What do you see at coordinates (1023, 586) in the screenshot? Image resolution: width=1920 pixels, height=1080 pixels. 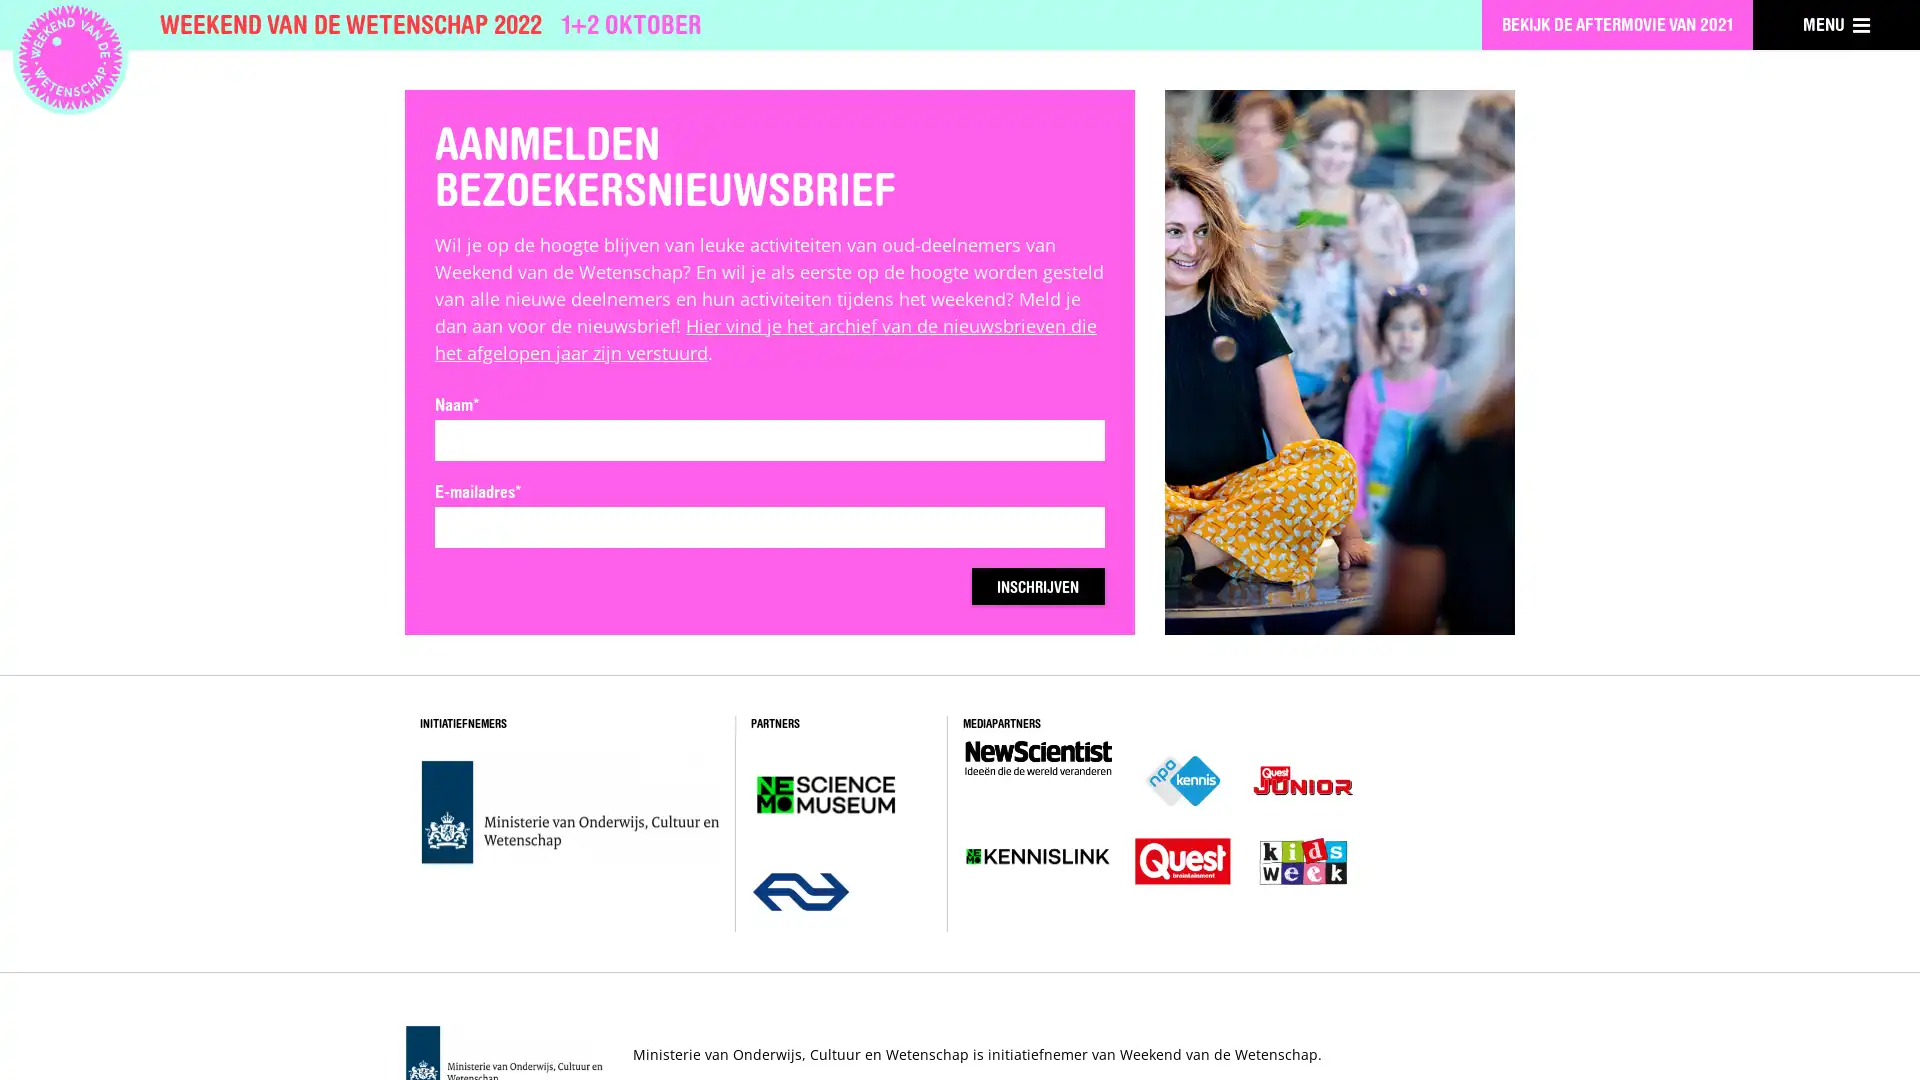 I see `Inschrijven` at bounding box center [1023, 586].